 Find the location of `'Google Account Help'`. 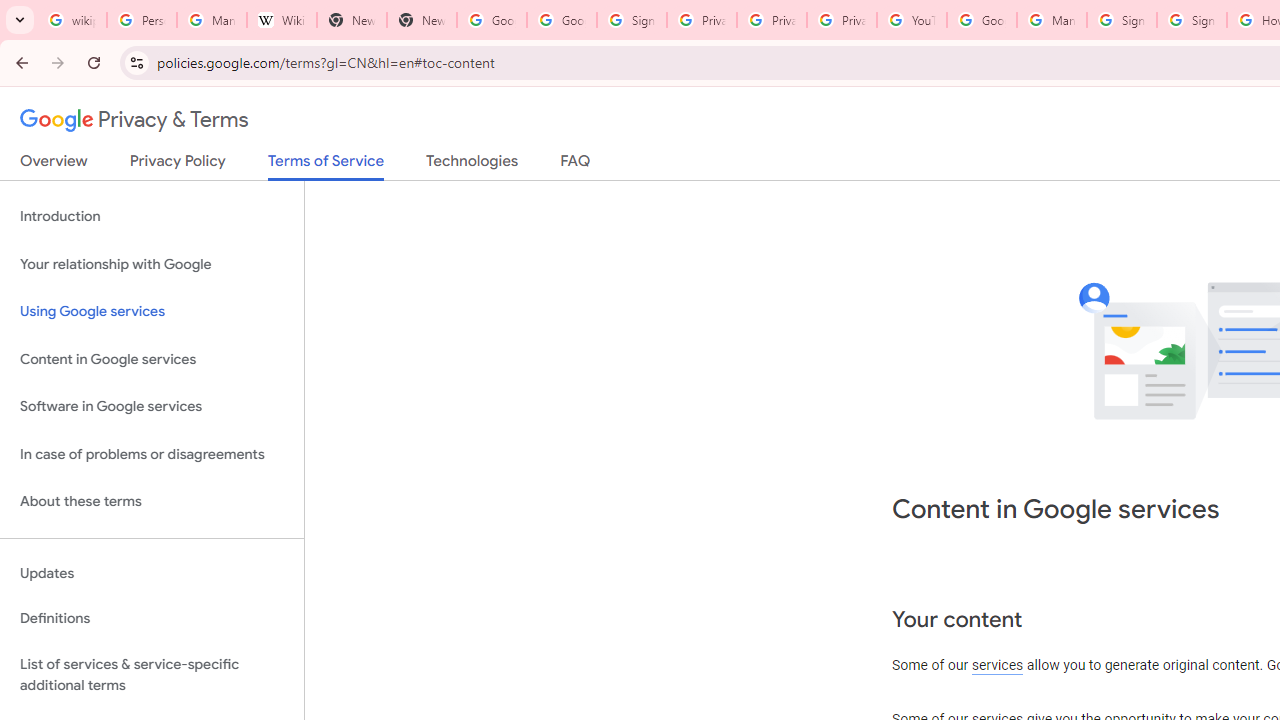

'Google Account Help' is located at coordinates (982, 20).